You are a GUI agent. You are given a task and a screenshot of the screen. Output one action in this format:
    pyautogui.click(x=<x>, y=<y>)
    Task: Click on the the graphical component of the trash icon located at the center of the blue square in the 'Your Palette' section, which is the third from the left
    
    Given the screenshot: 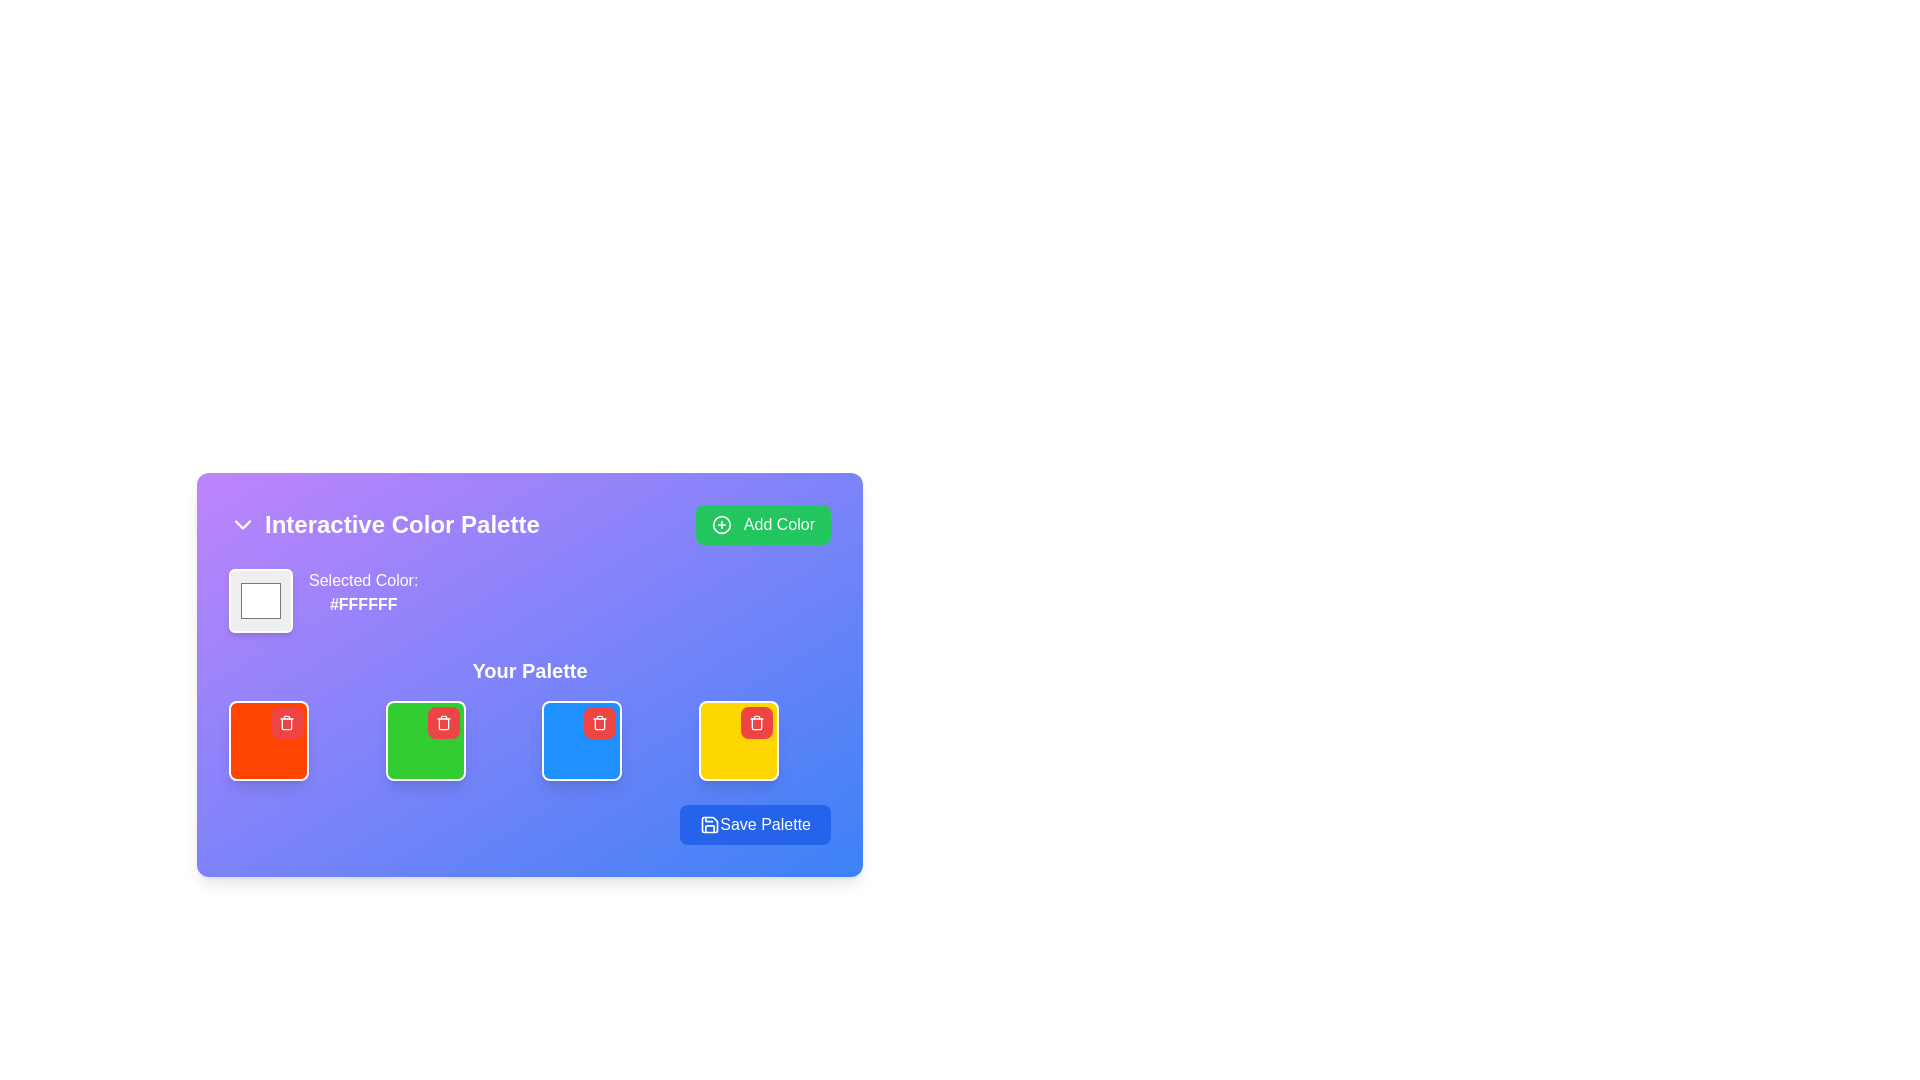 What is the action you would take?
    pyautogui.click(x=599, y=724)
    